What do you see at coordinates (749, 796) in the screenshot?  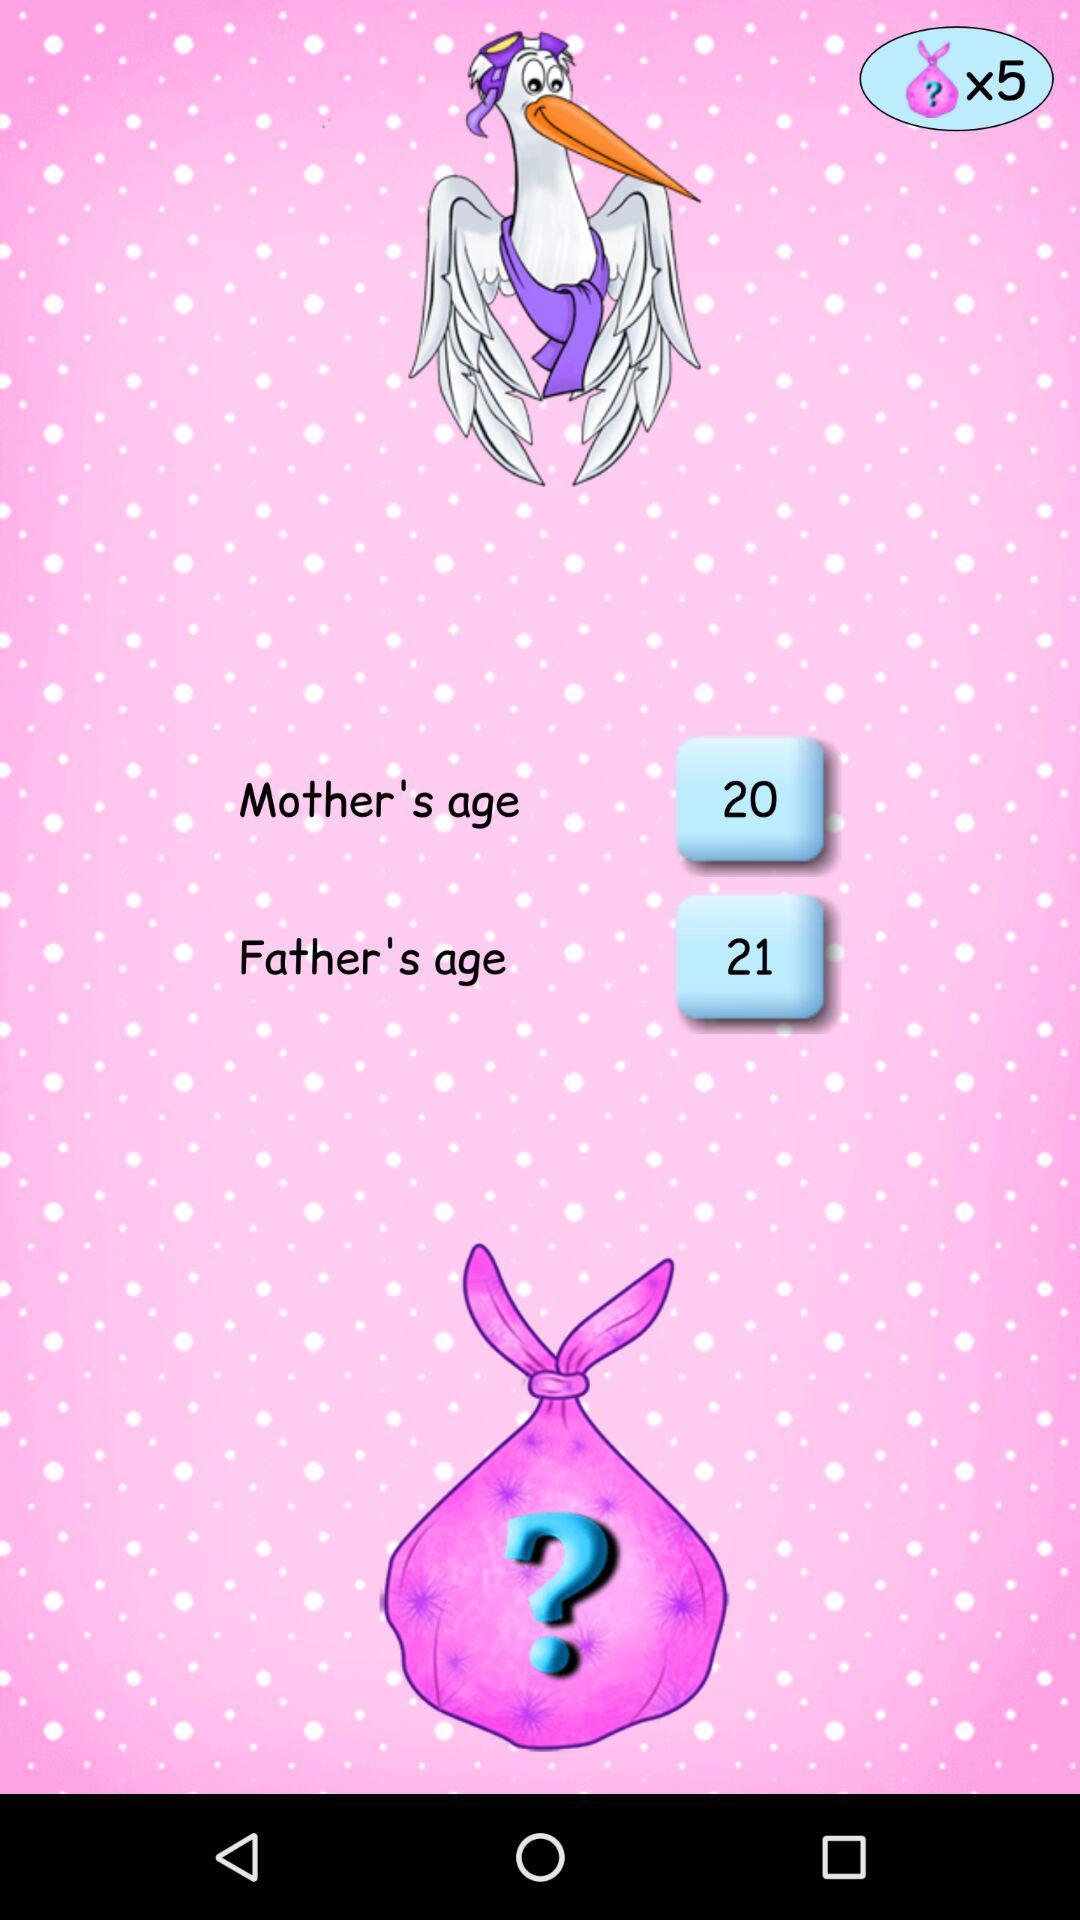 I see `icon to the right of the mother's age item` at bounding box center [749, 796].